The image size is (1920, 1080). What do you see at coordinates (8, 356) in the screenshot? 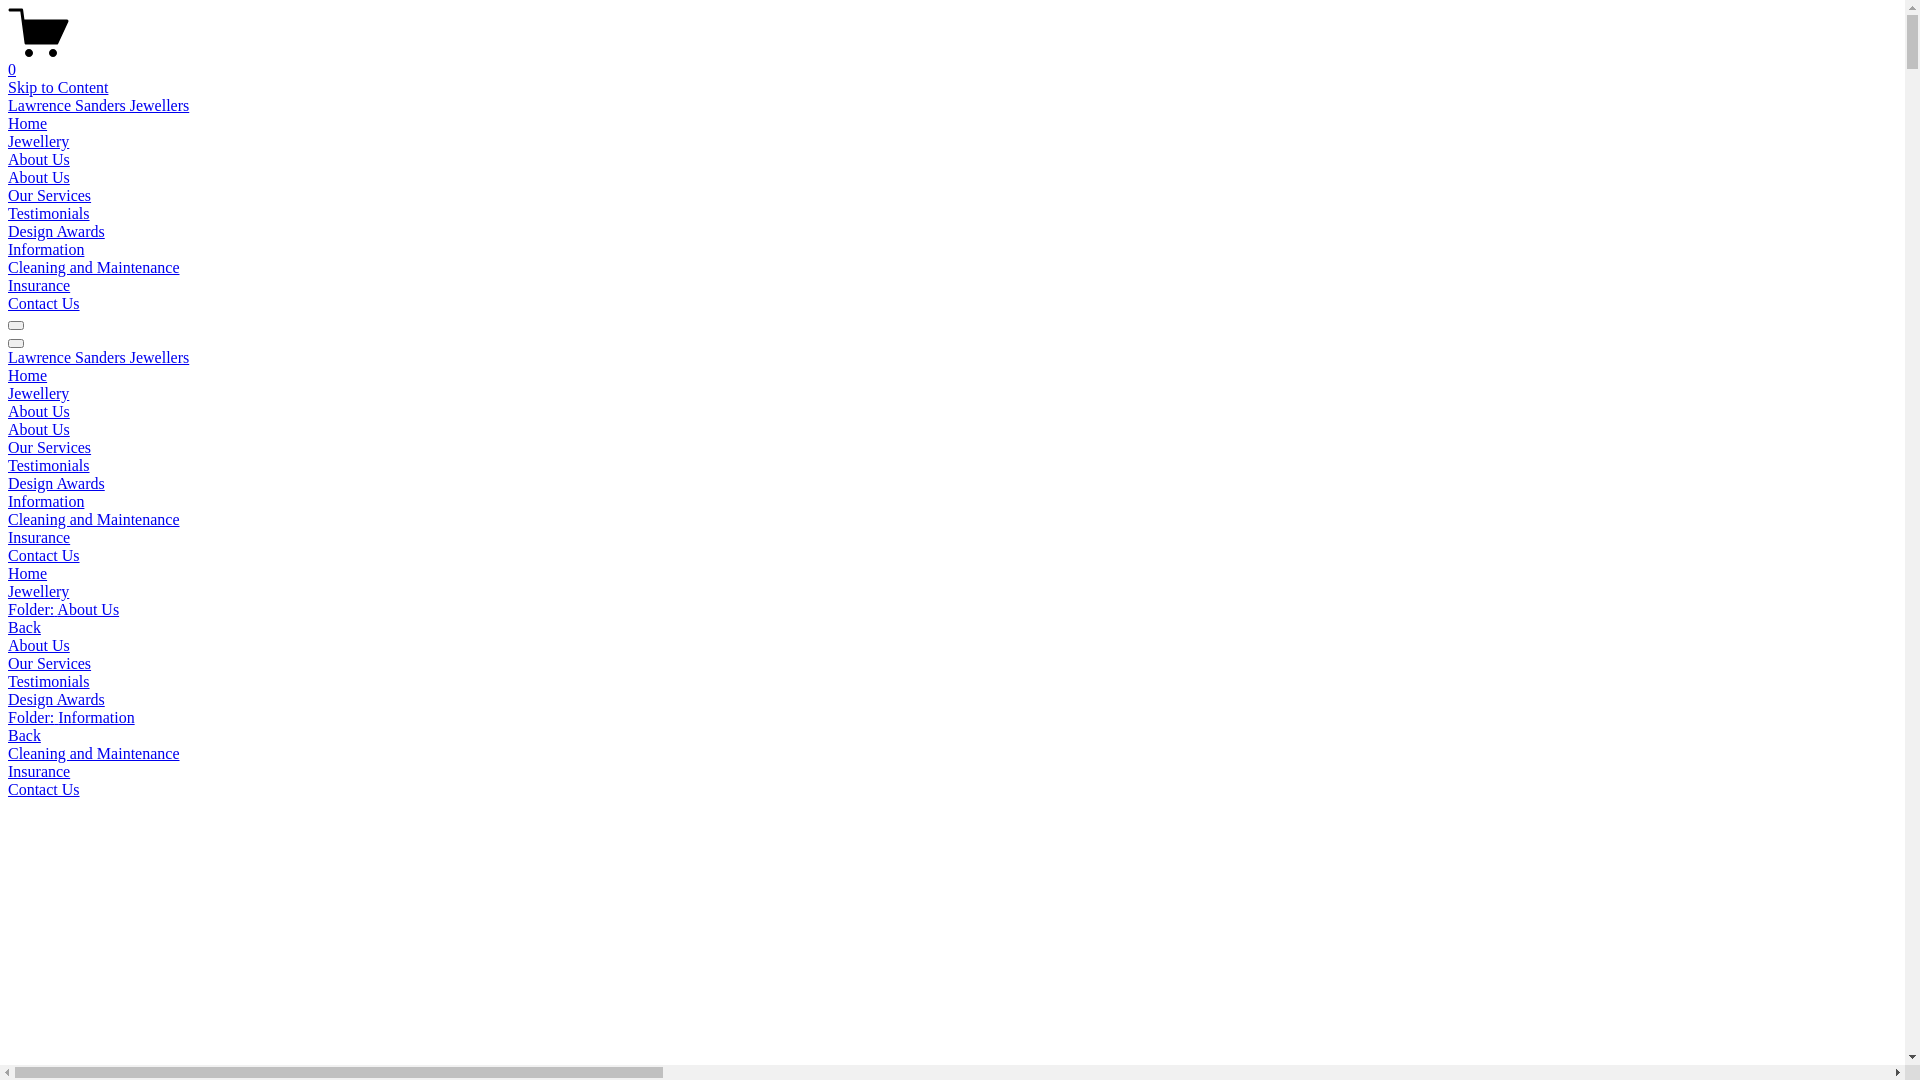
I see `'Lawrence Sanders Jewellers'` at bounding box center [8, 356].